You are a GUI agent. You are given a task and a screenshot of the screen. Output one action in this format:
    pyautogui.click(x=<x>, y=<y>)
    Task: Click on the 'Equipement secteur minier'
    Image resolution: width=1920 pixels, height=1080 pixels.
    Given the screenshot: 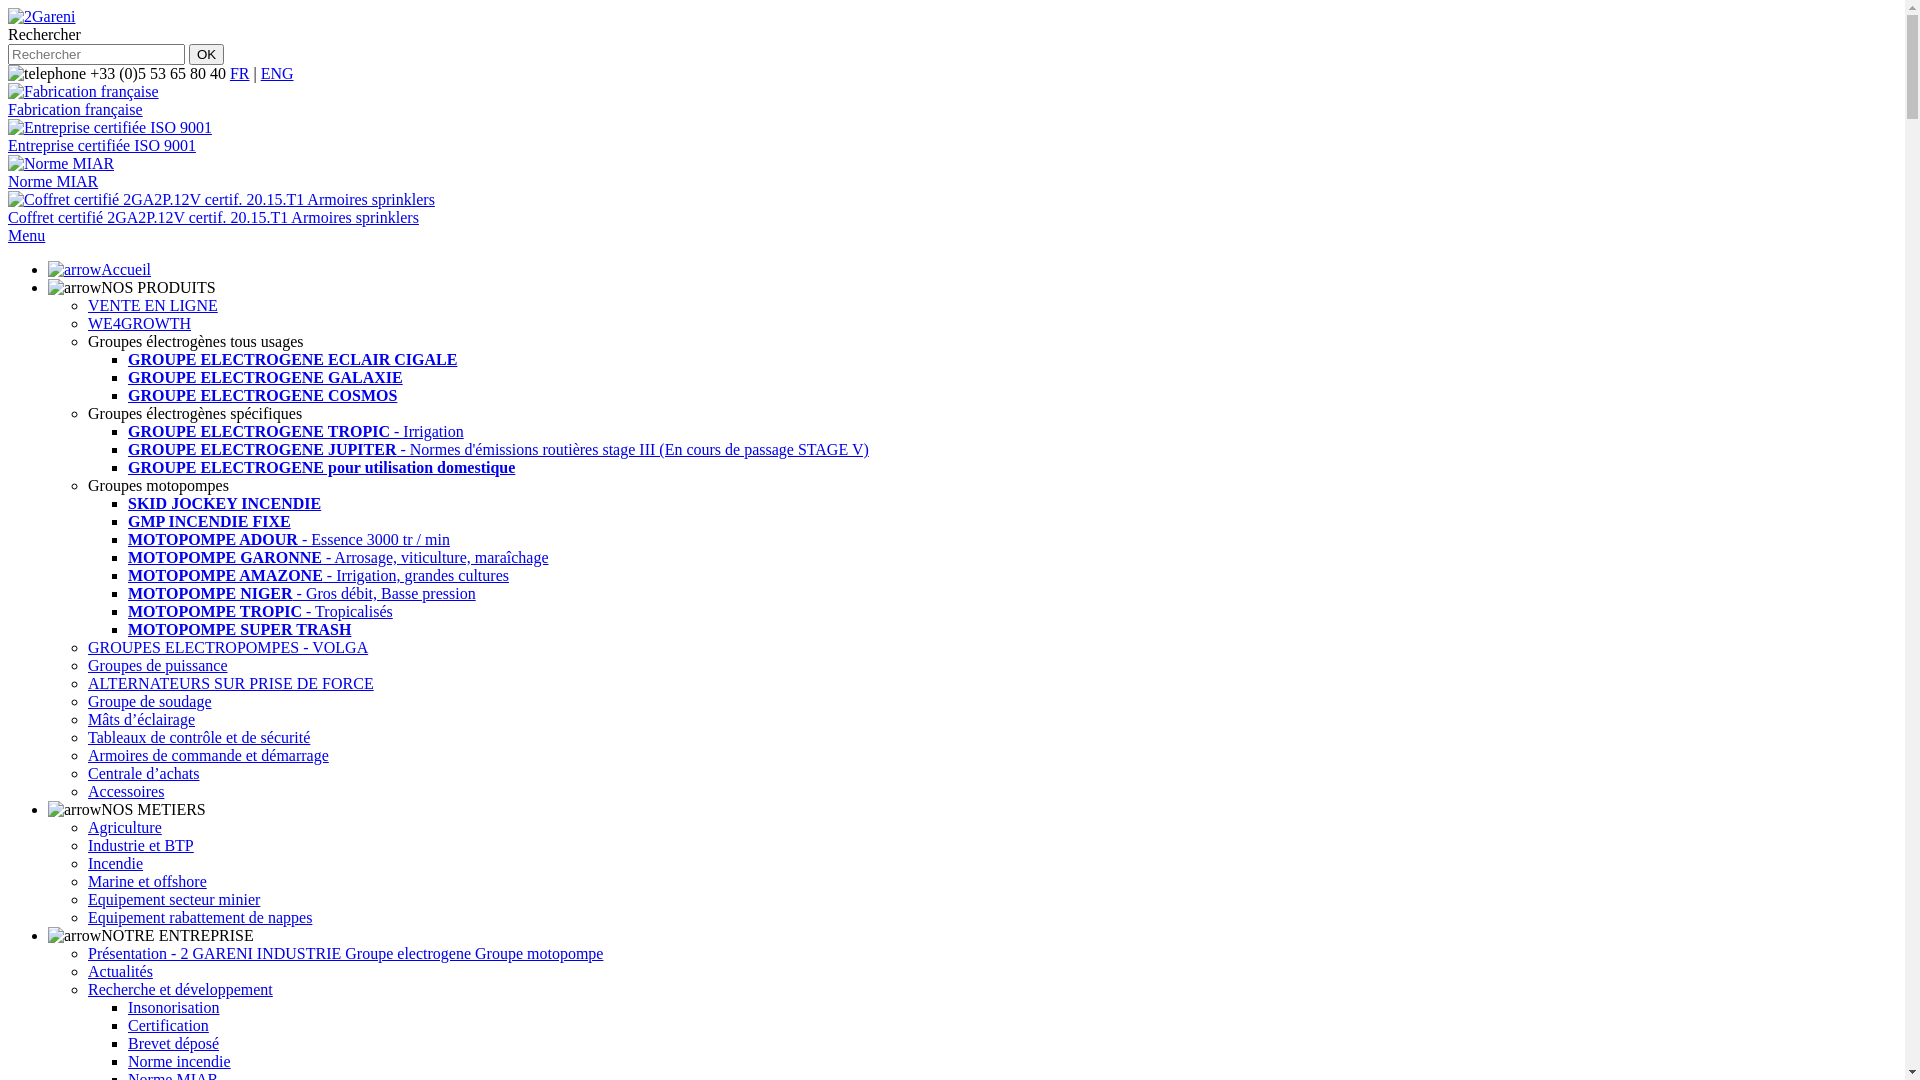 What is the action you would take?
    pyautogui.click(x=173, y=898)
    